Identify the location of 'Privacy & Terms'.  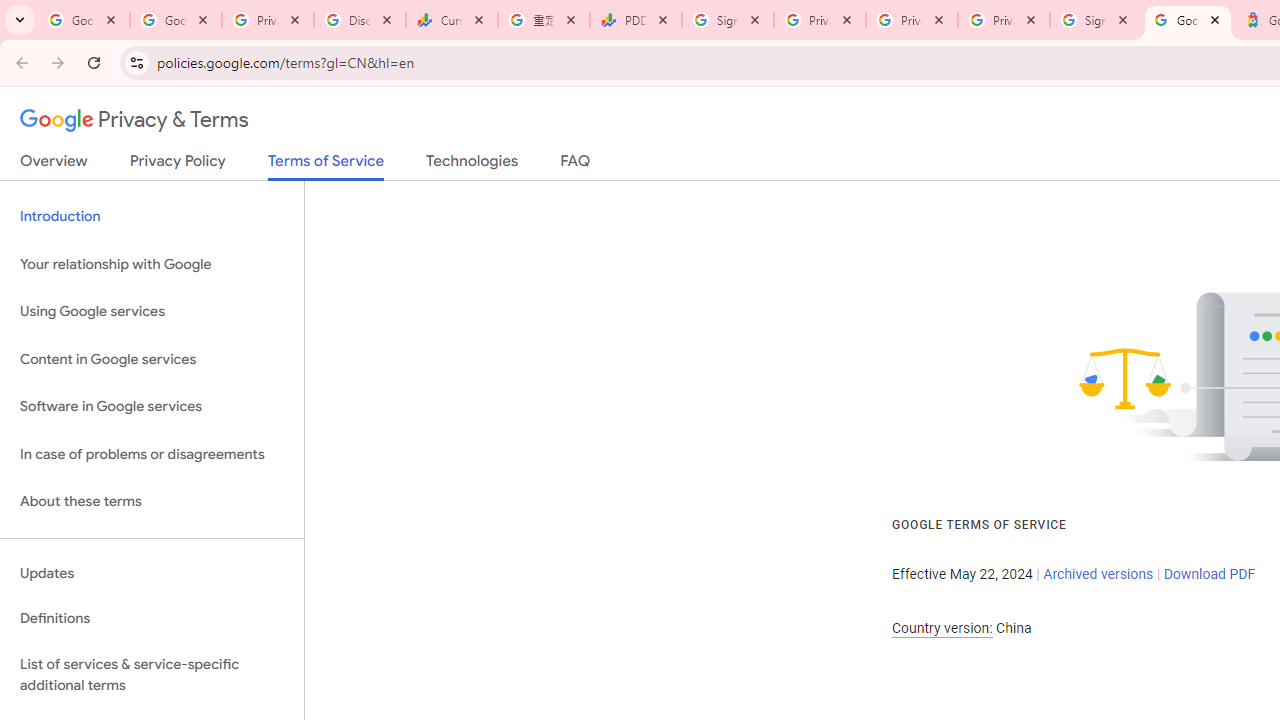
(134, 120).